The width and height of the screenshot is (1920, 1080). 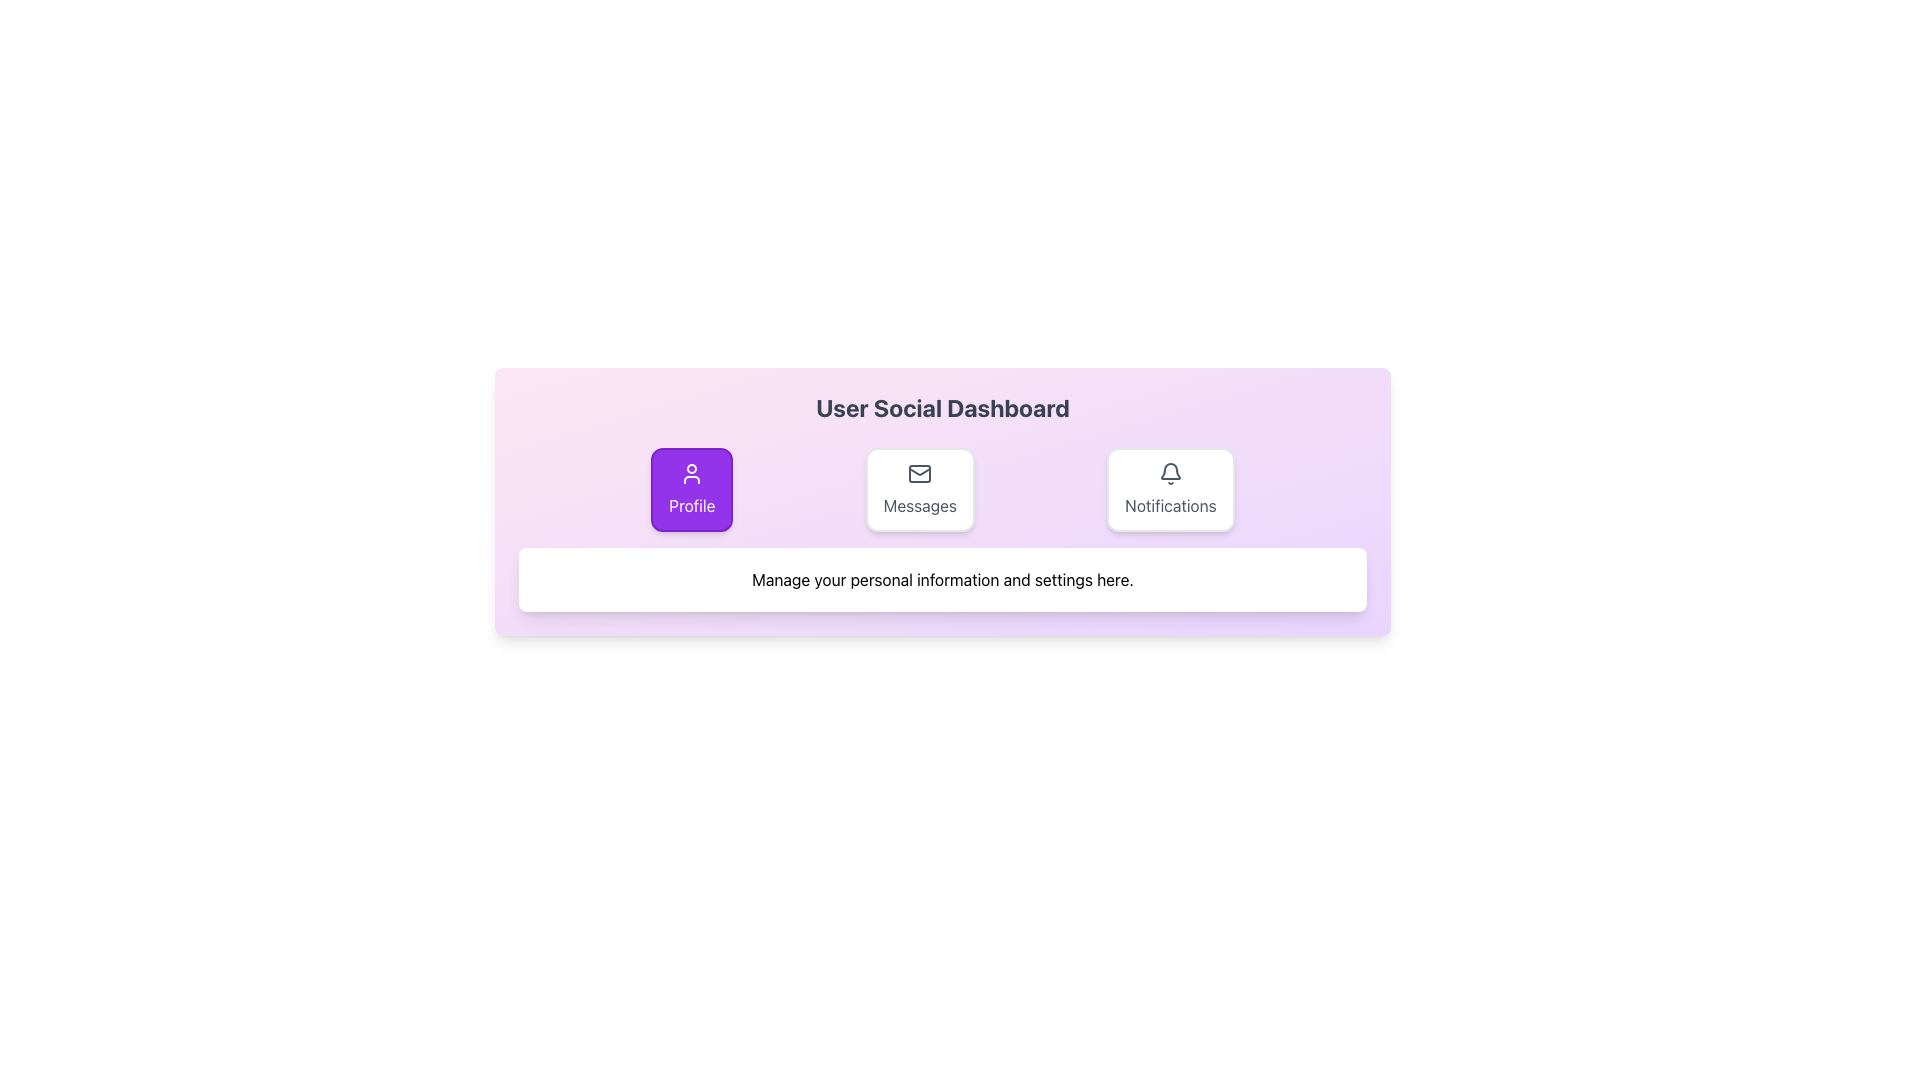 What do you see at coordinates (692, 504) in the screenshot?
I see `the 'Profile' button, which displays the text 'Profile' in white on a purple background` at bounding box center [692, 504].